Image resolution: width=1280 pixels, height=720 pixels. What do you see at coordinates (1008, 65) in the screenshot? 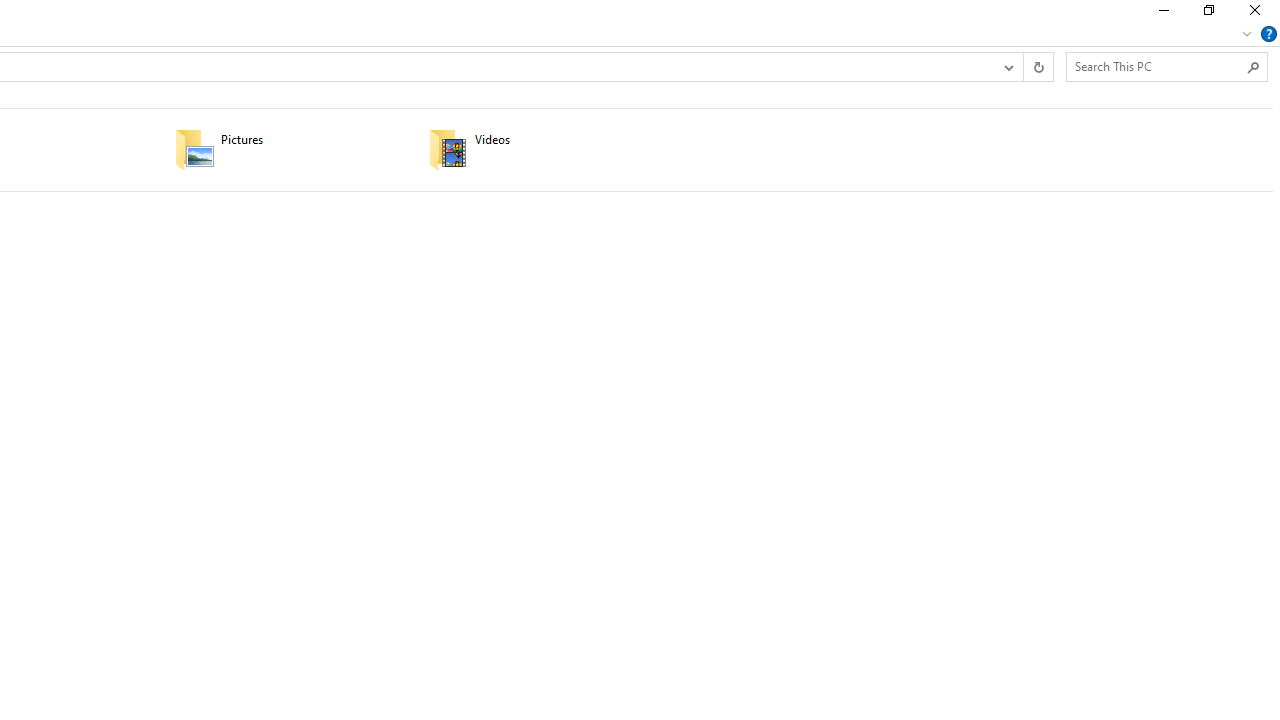
I see `'Previous Locations'` at bounding box center [1008, 65].